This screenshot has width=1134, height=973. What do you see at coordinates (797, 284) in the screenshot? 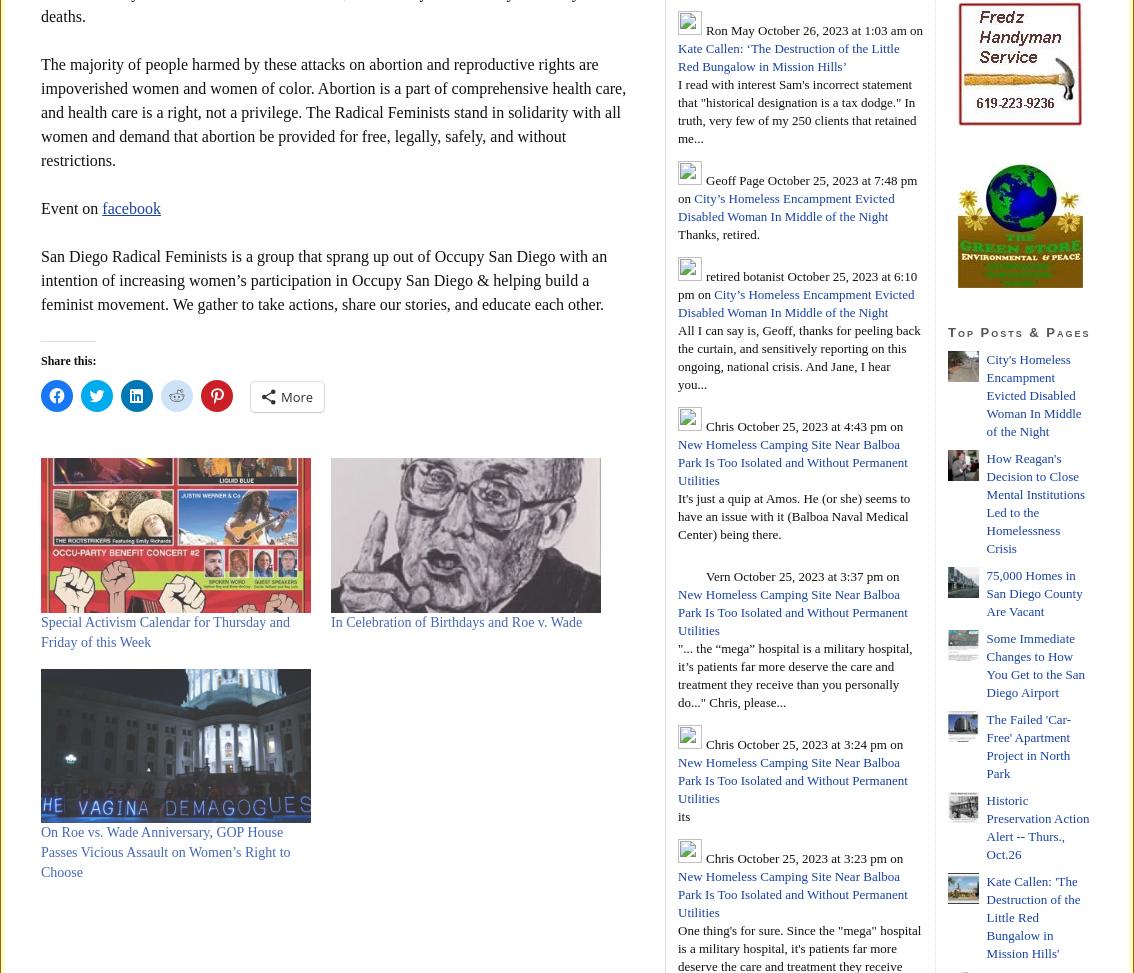
I see `'October 25, 2023 at 6:10 pm'` at bounding box center [797, 284].